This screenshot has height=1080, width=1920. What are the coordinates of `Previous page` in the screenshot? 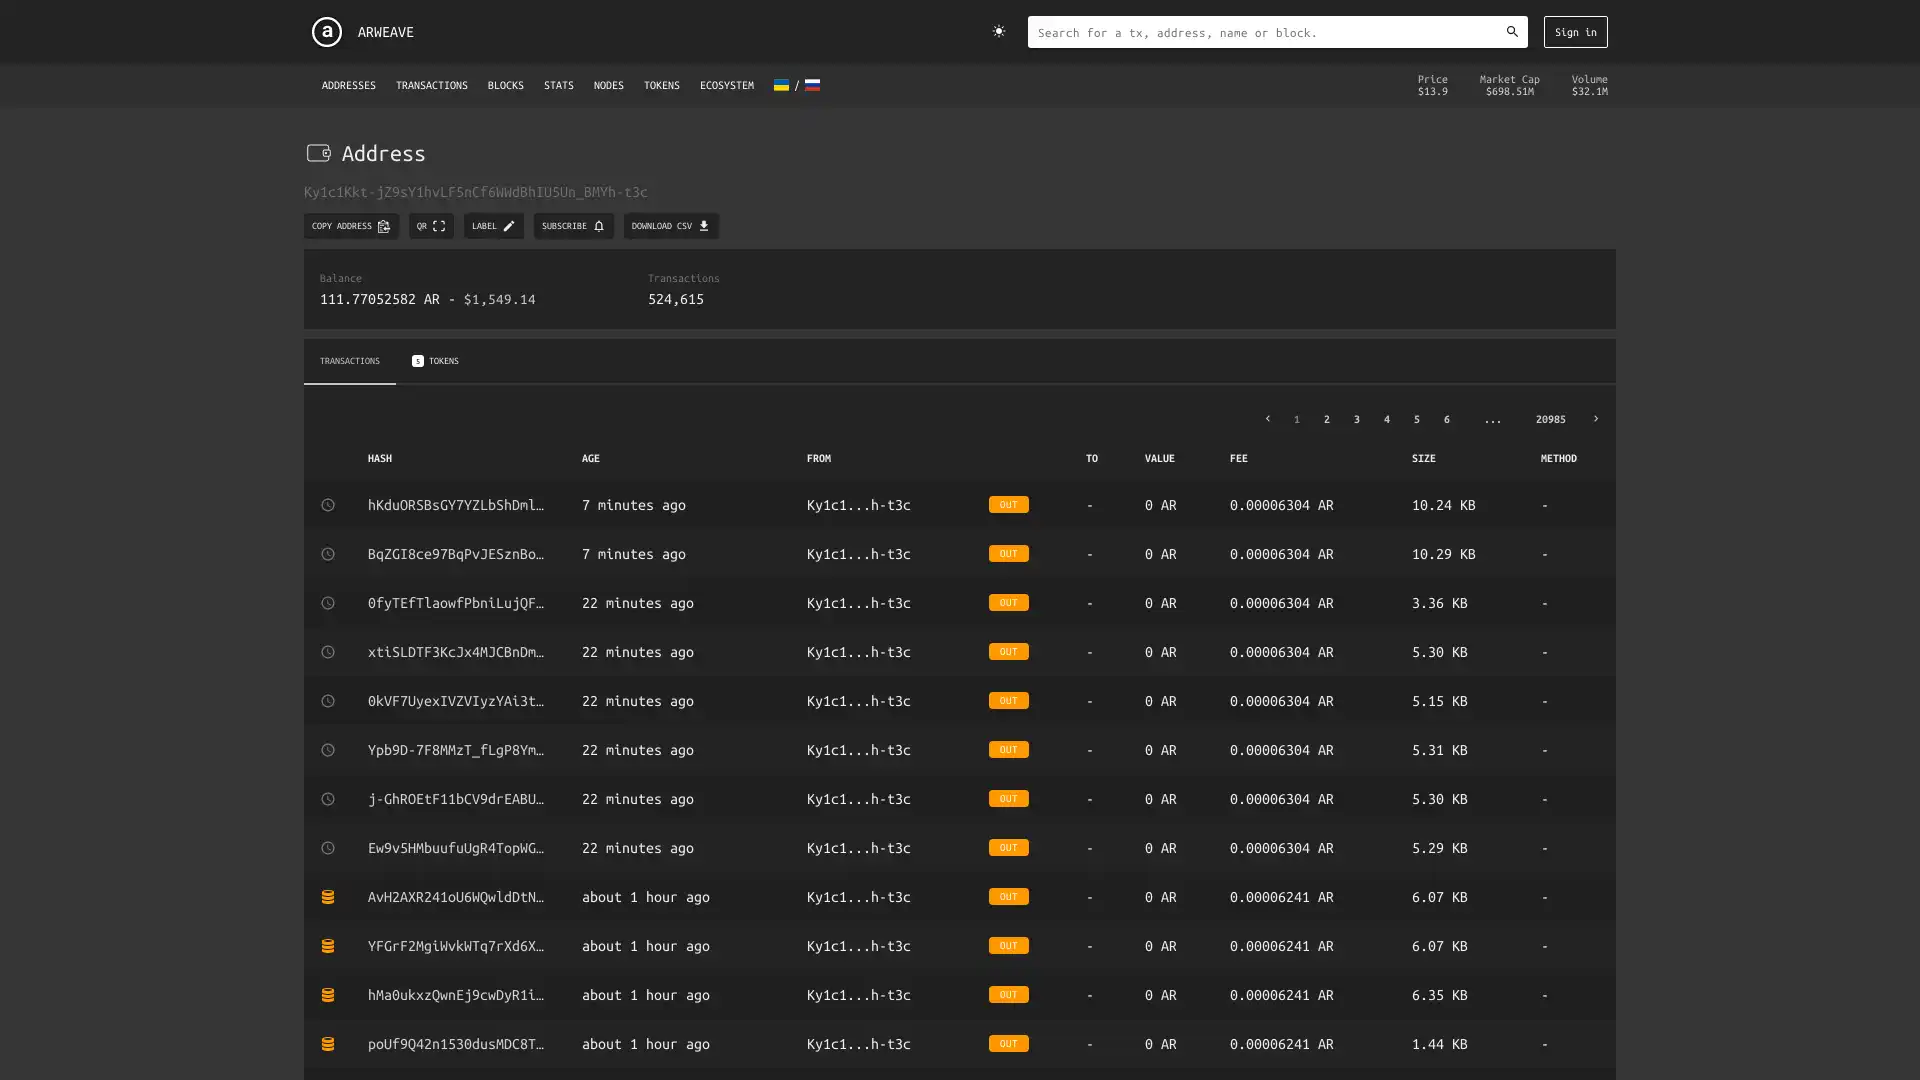 It's located at (1266, 416).